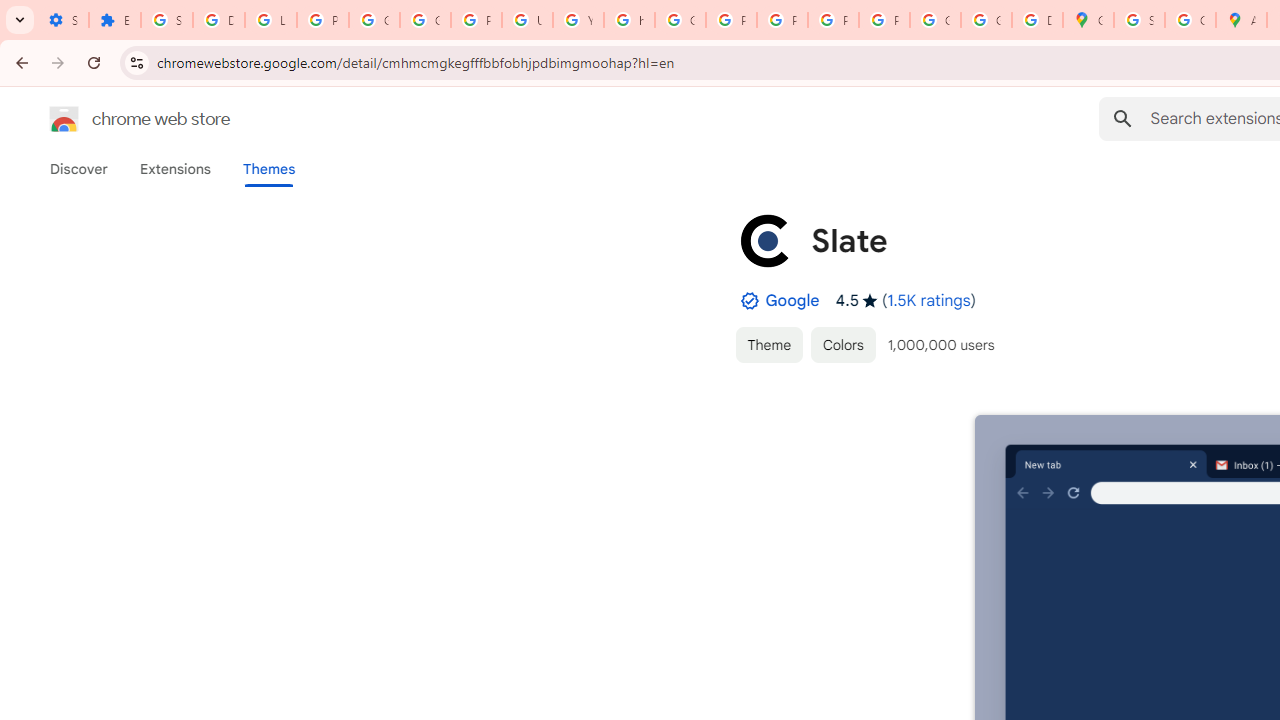 This screenshot has width=1280, height=720. What do you see at coordinates (218, 20) in the screenshot?
I see `'Delete photos & videos - Computer - Google Photos Help'` at bounding box center [218, 20].